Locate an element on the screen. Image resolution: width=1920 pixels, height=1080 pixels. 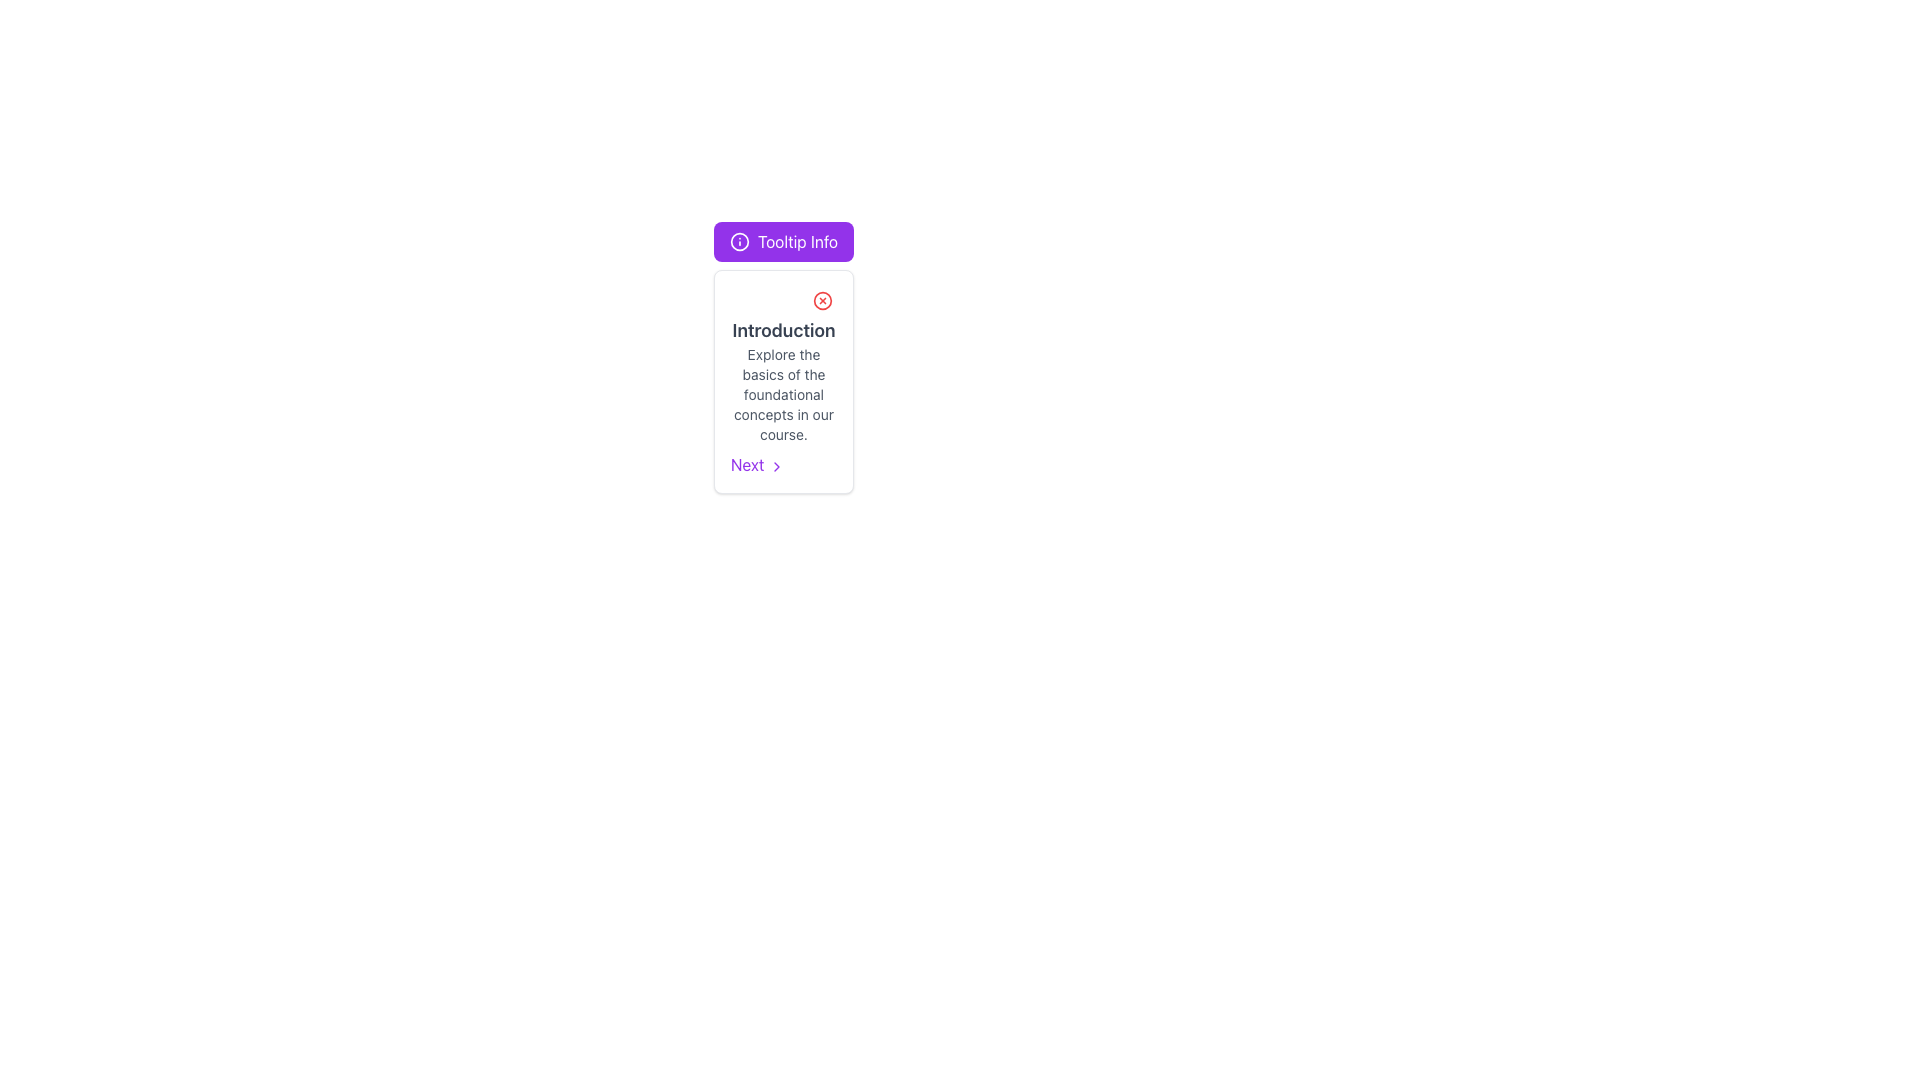
the navigational button located at the bottom of the 'Introduction' card is located at coordinates (756, 465).